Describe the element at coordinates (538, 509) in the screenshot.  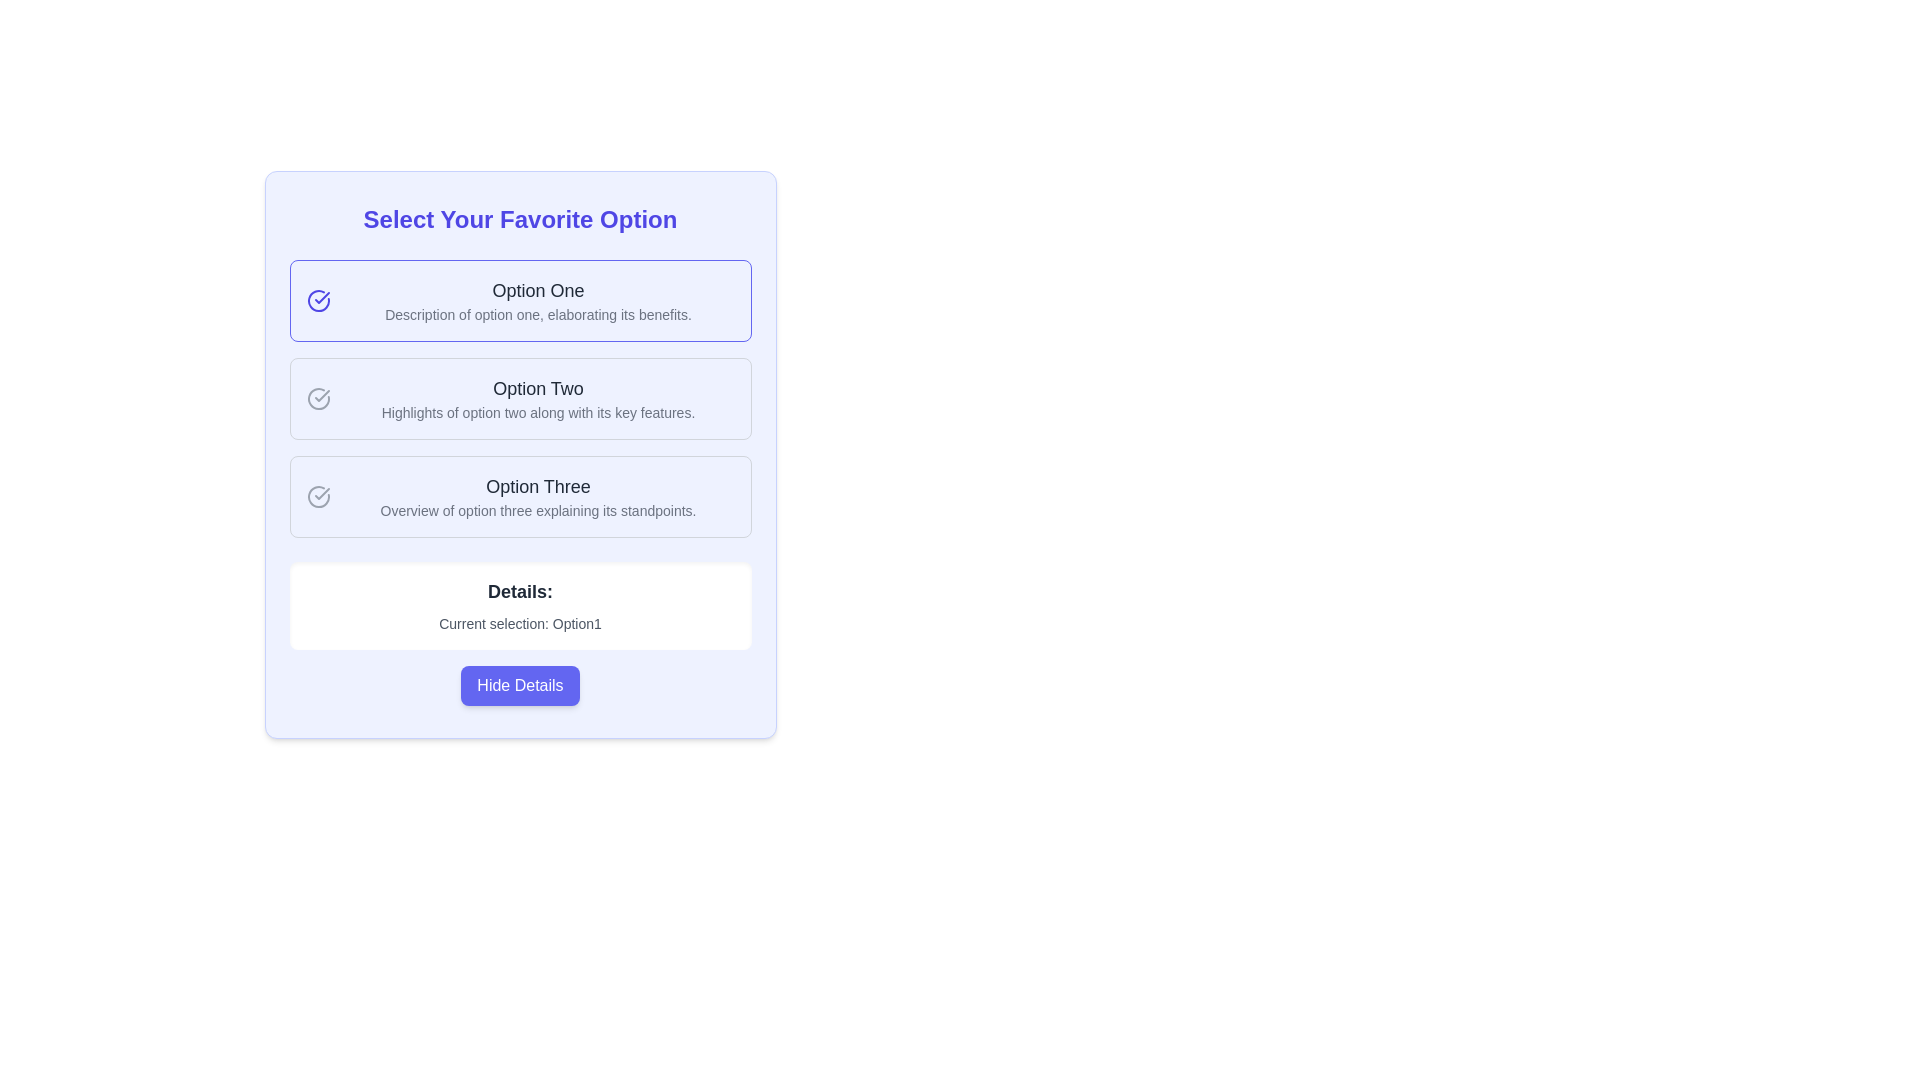
I see `informational text located in the 'Option Three' section, directly below its heading, which describes the core standpoints of 'Option Three'` at that location.